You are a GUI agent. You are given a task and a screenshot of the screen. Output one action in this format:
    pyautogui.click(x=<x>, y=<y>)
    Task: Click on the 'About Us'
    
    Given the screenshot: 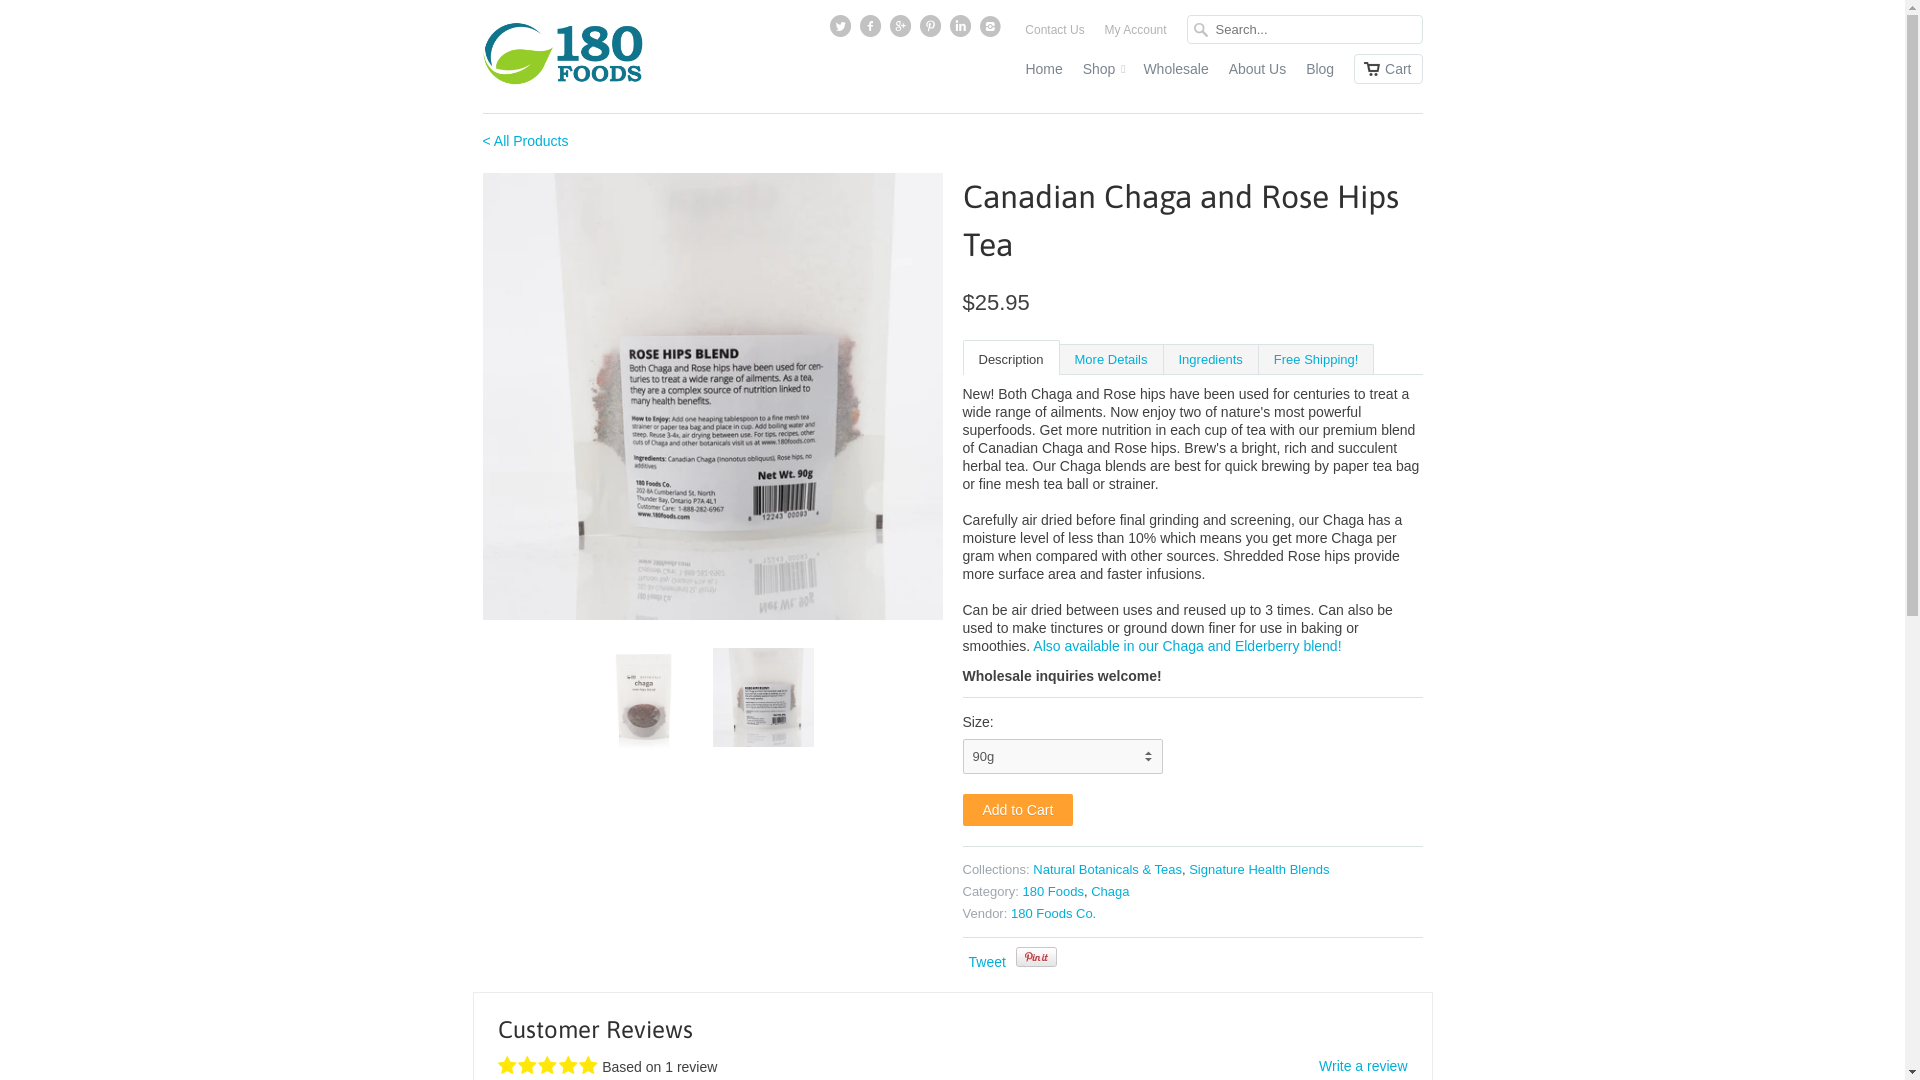 What is the action you would take?
    pyautogui.click(x=1256, y=72)
    